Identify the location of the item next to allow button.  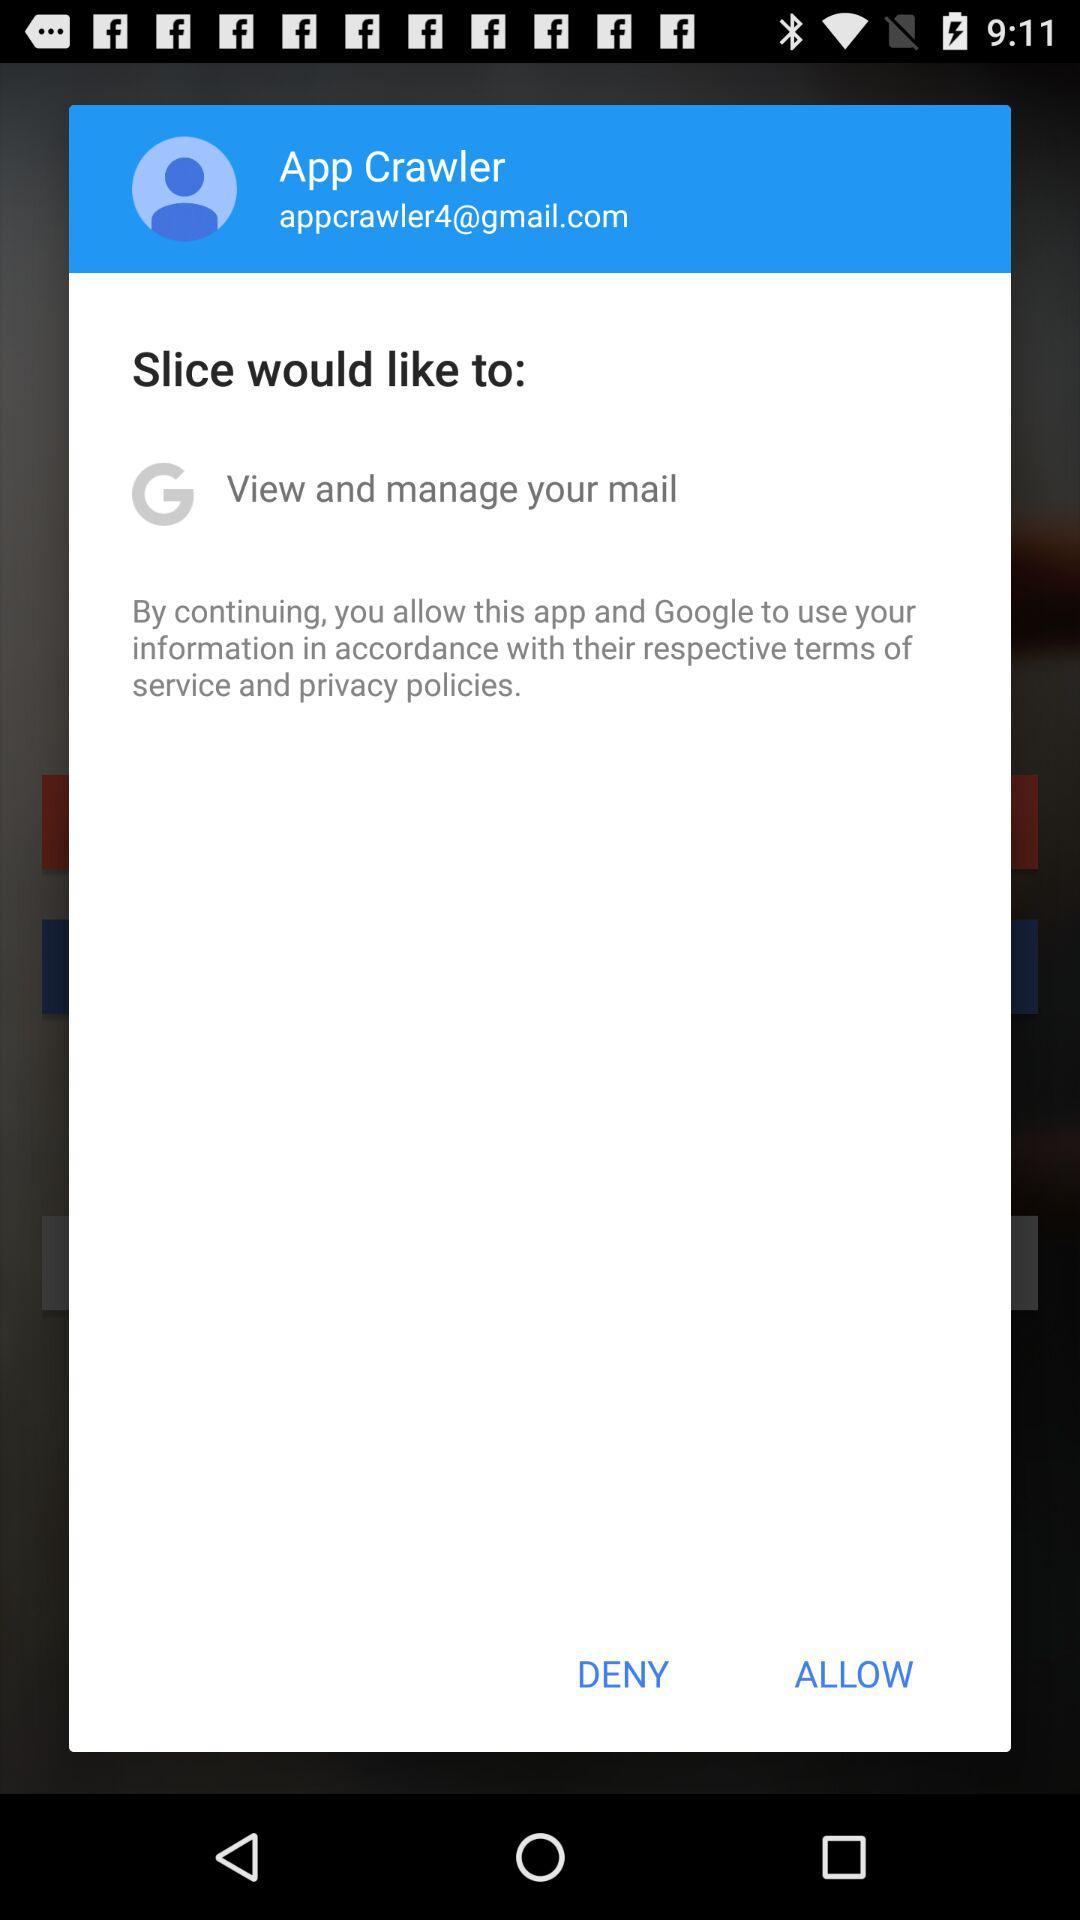
(621, 1673).